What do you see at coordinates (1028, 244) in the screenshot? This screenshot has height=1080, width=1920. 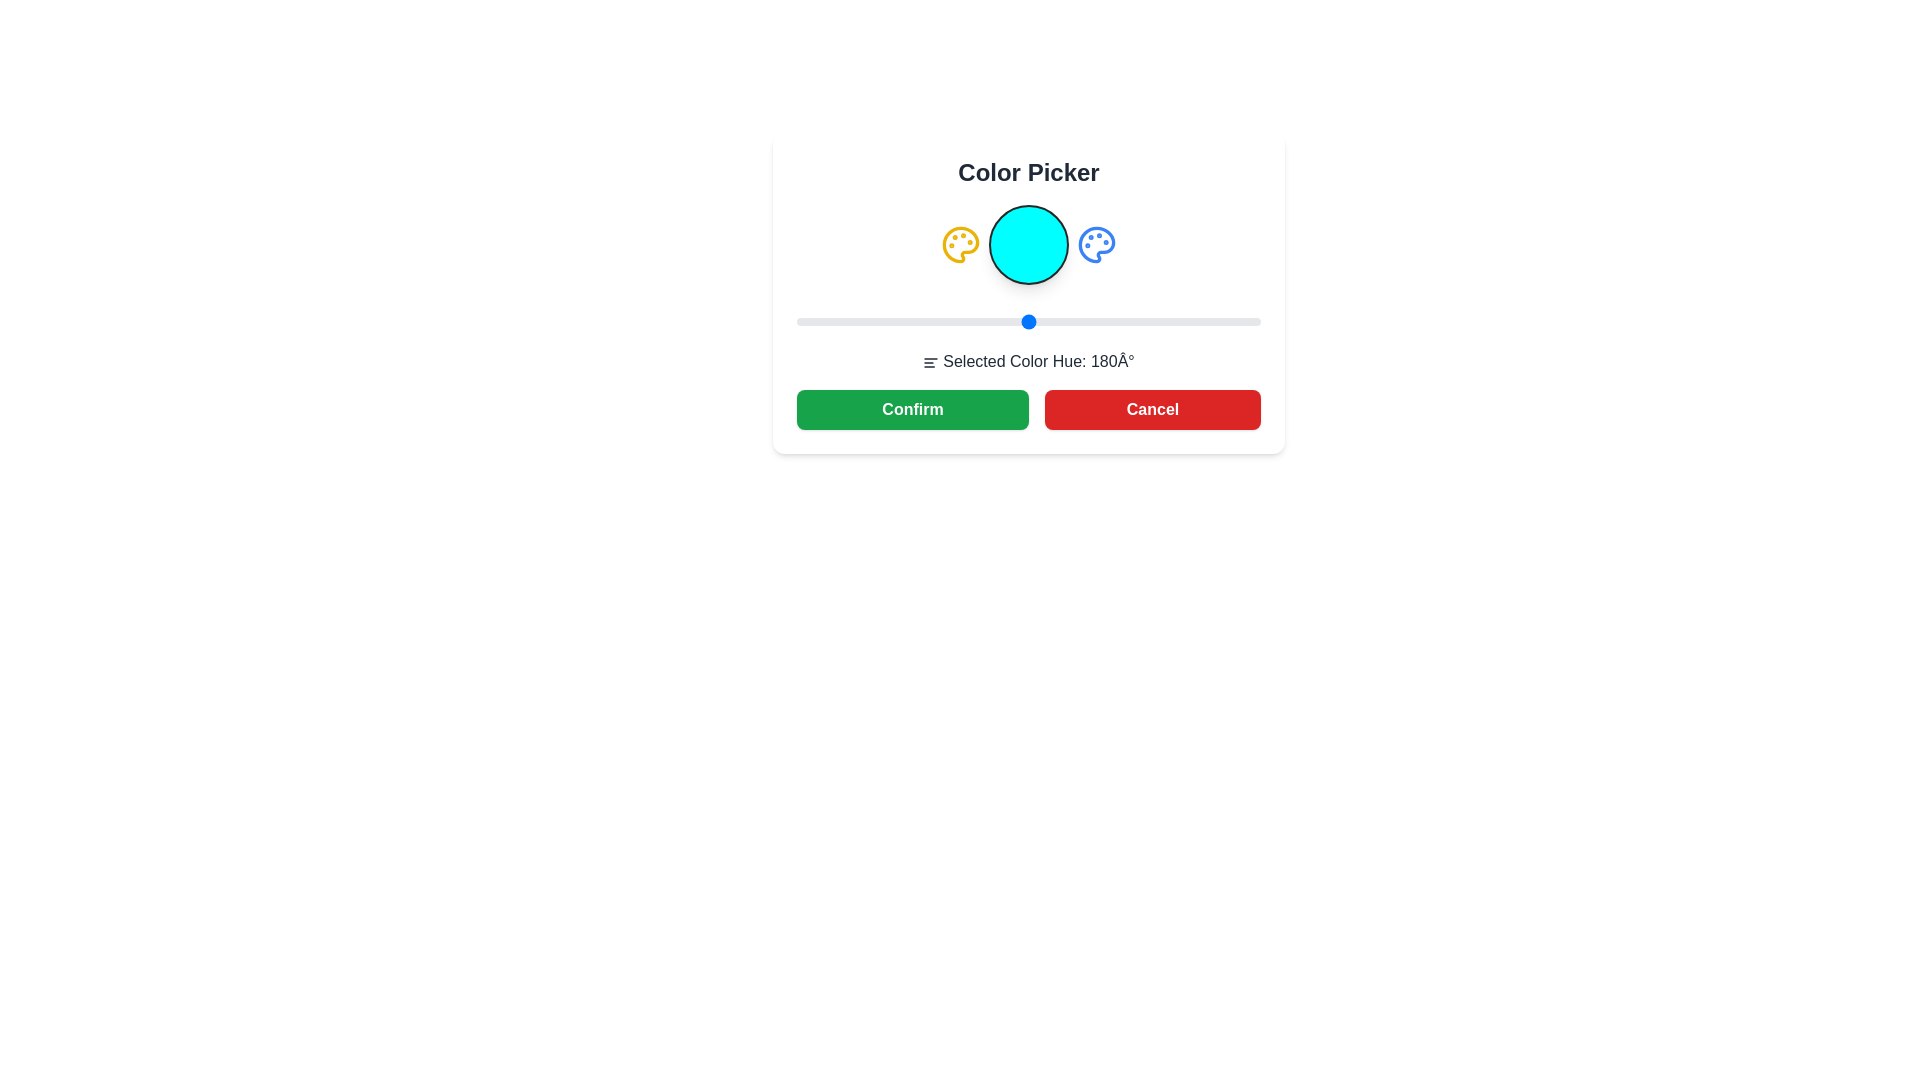 I see `the color representation circle` at bounding box center [1028, 244].